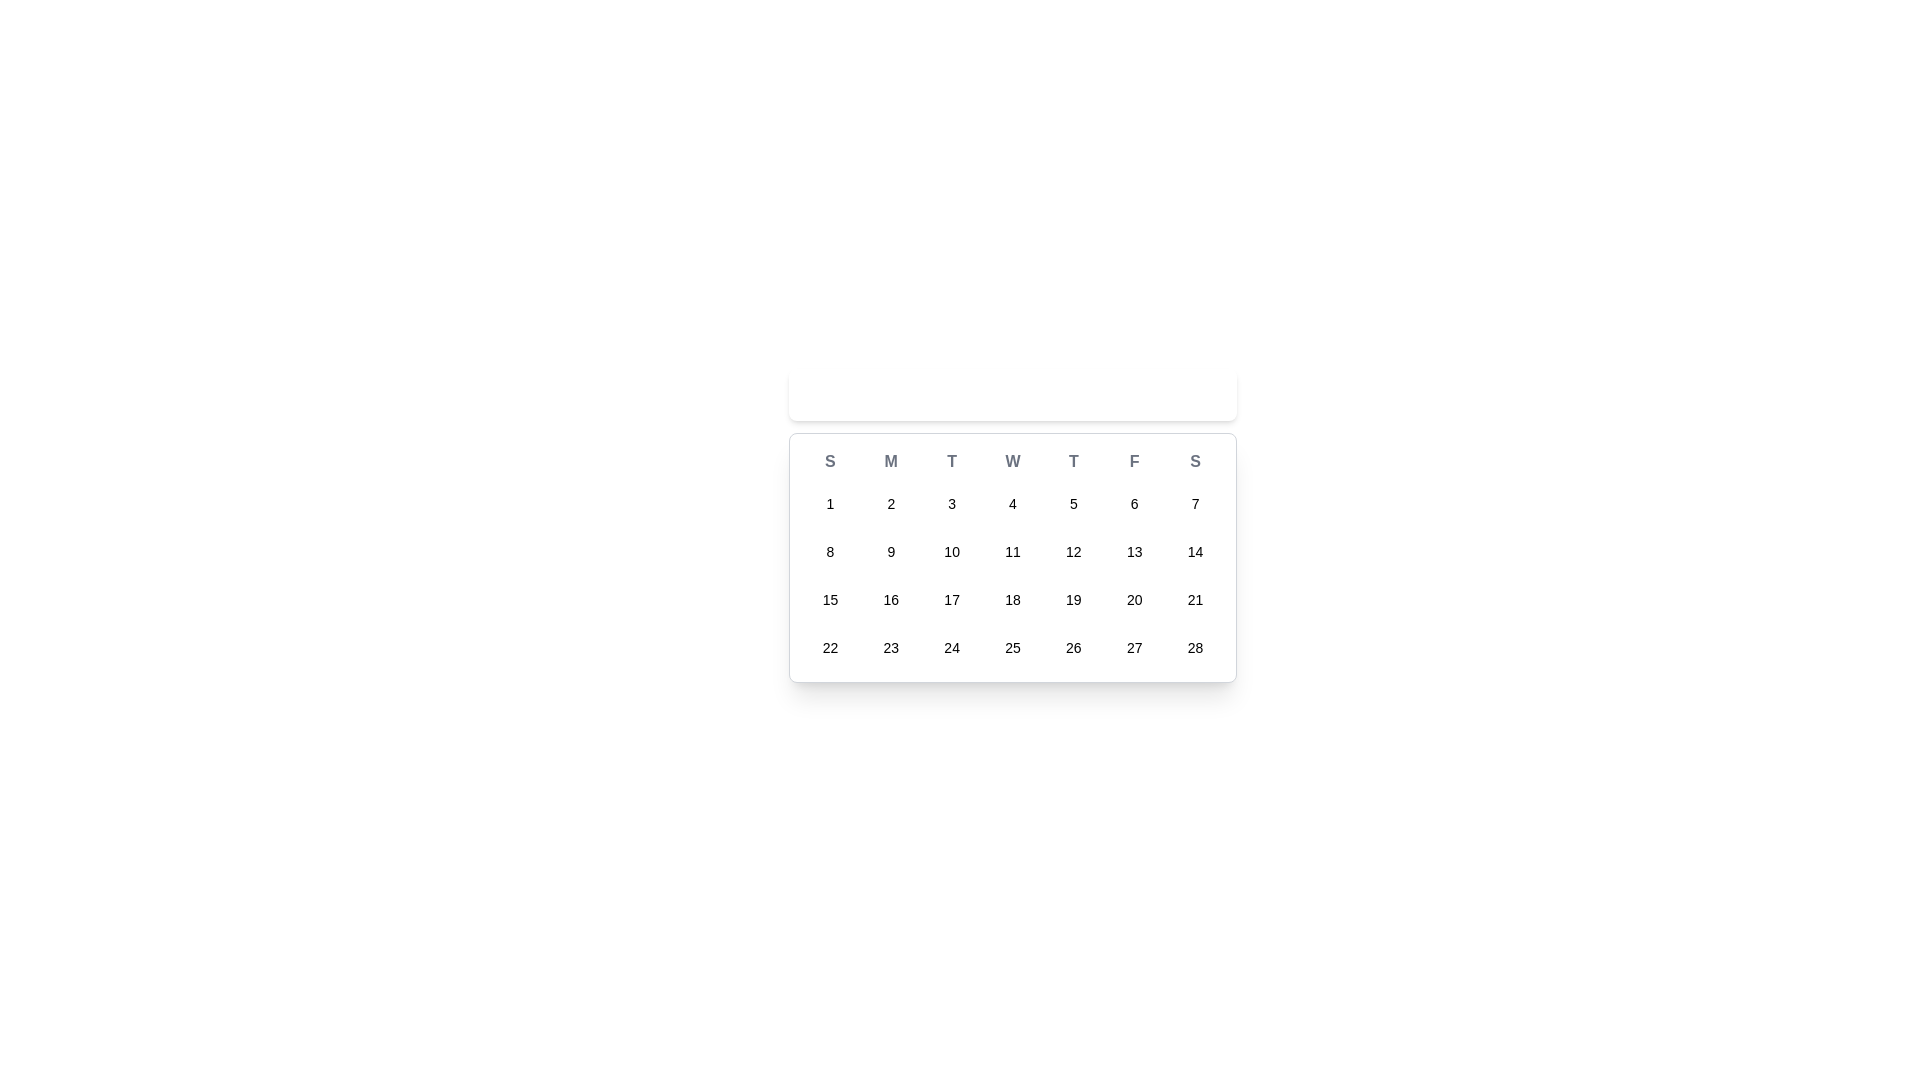 The image size is (1920, 1080). What do you see at coordinates (1133, 599) in the screenshot?
I see `the interactive calendar day cell representing the number '20'` at bounding box center [1133, 599].